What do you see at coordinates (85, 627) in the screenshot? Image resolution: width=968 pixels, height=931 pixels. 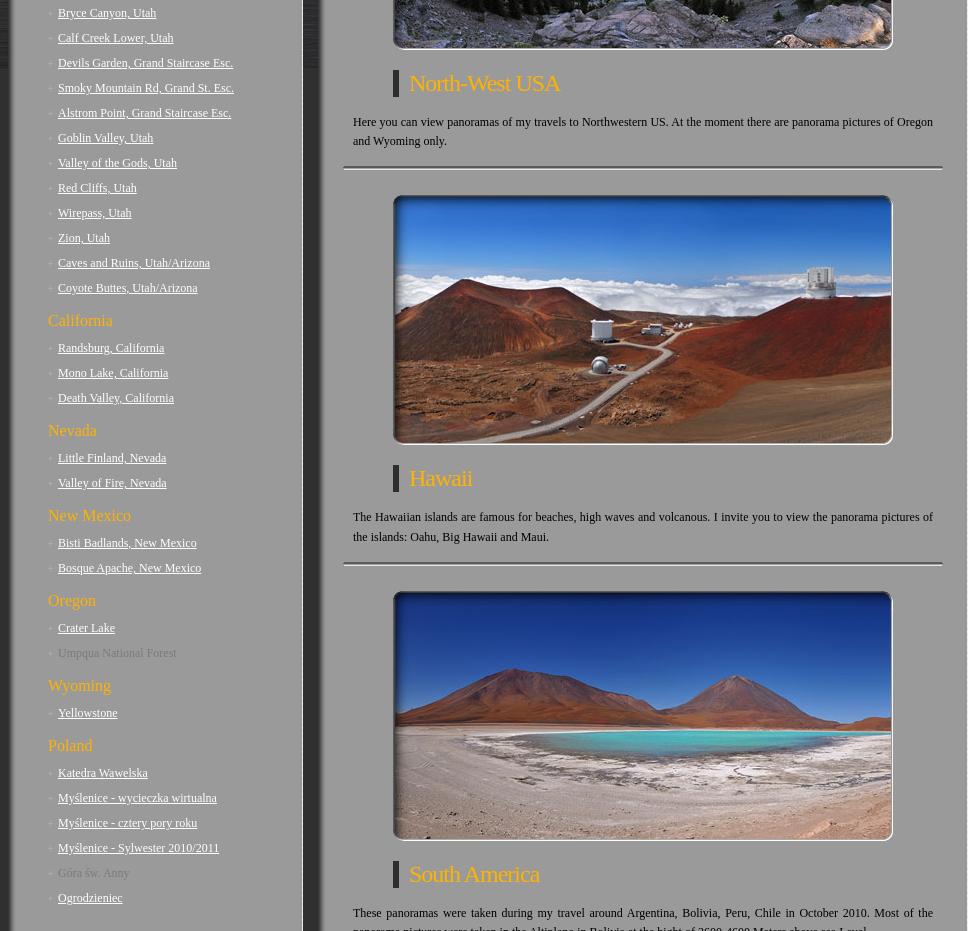 I see `'Crater Lake'` at bounding box center [85, 627].